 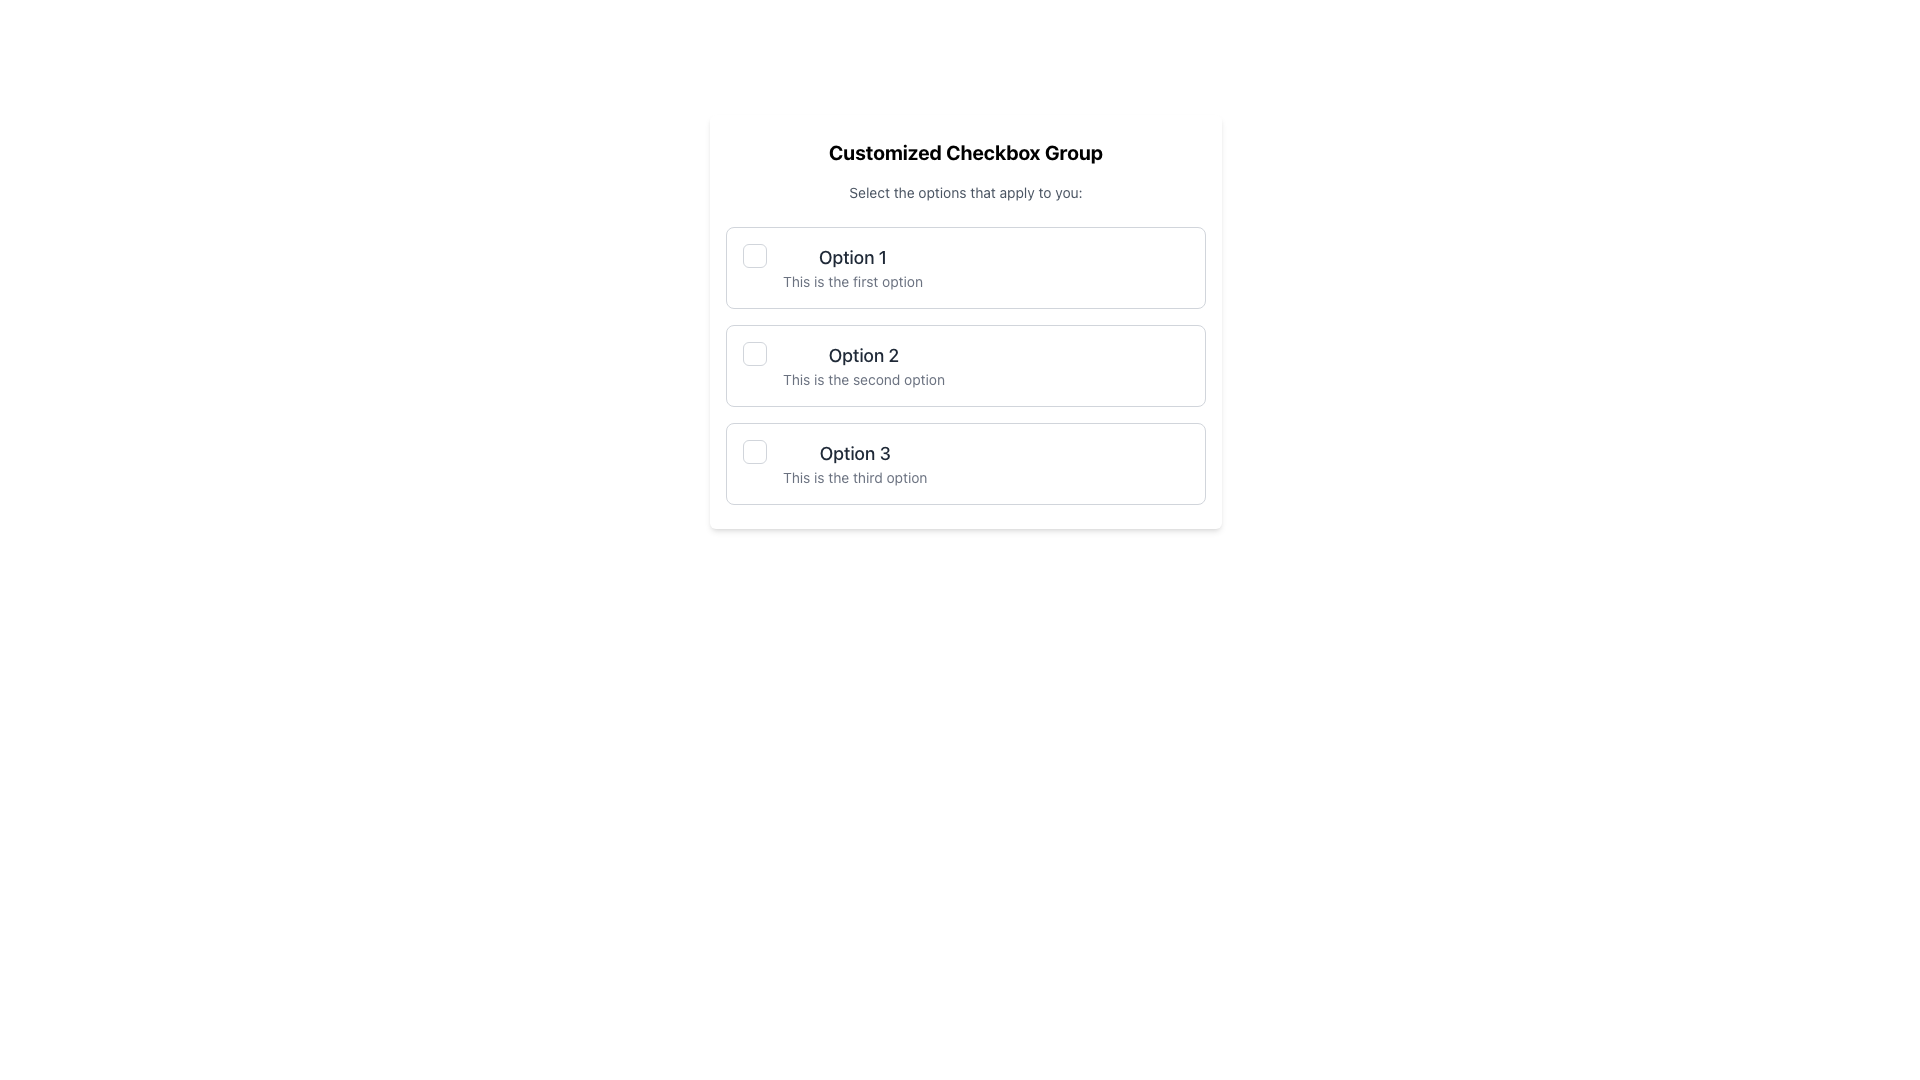 I want to click on the grouped interactive section containing checkbox elements, so click(x=965, y=320).